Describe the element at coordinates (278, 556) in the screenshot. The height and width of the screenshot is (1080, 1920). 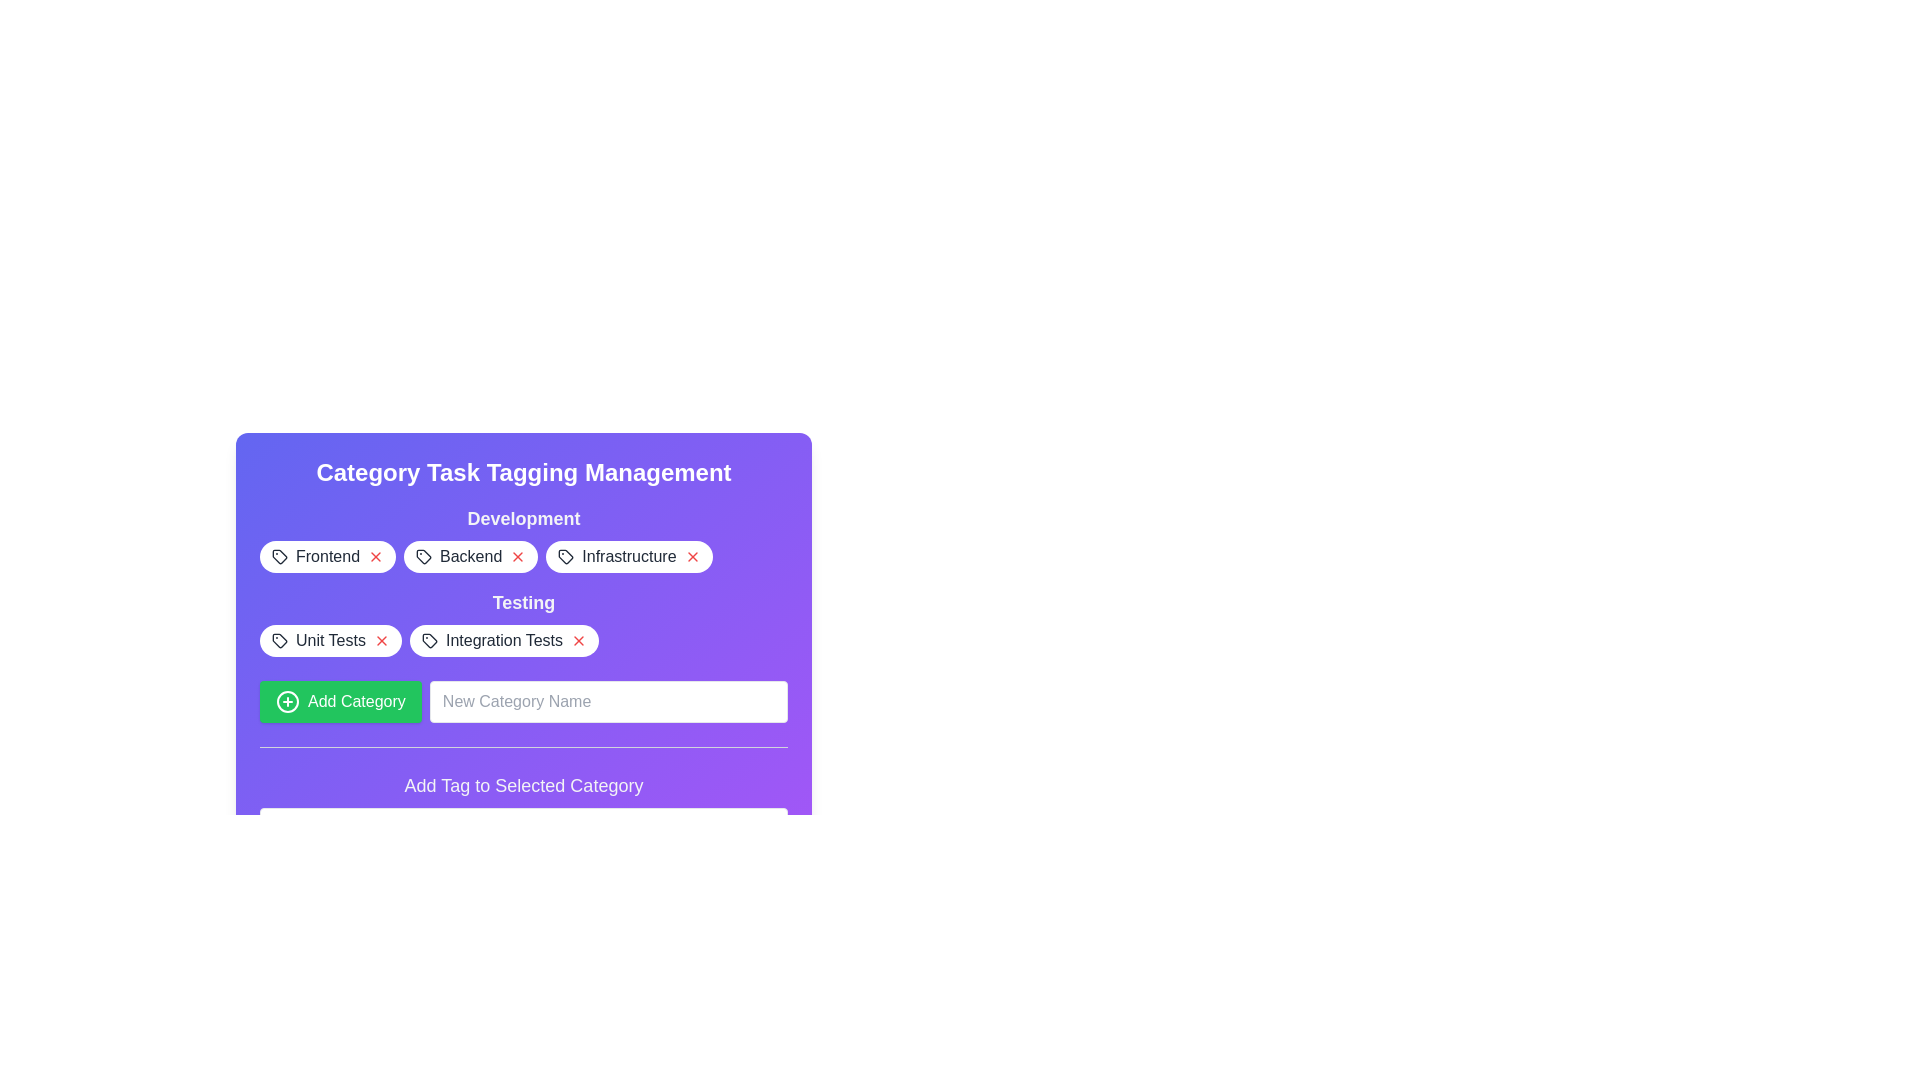
I see `the 'Frontend' graphical icon, which is the first tag in the row under the 'Development' header` at that location.